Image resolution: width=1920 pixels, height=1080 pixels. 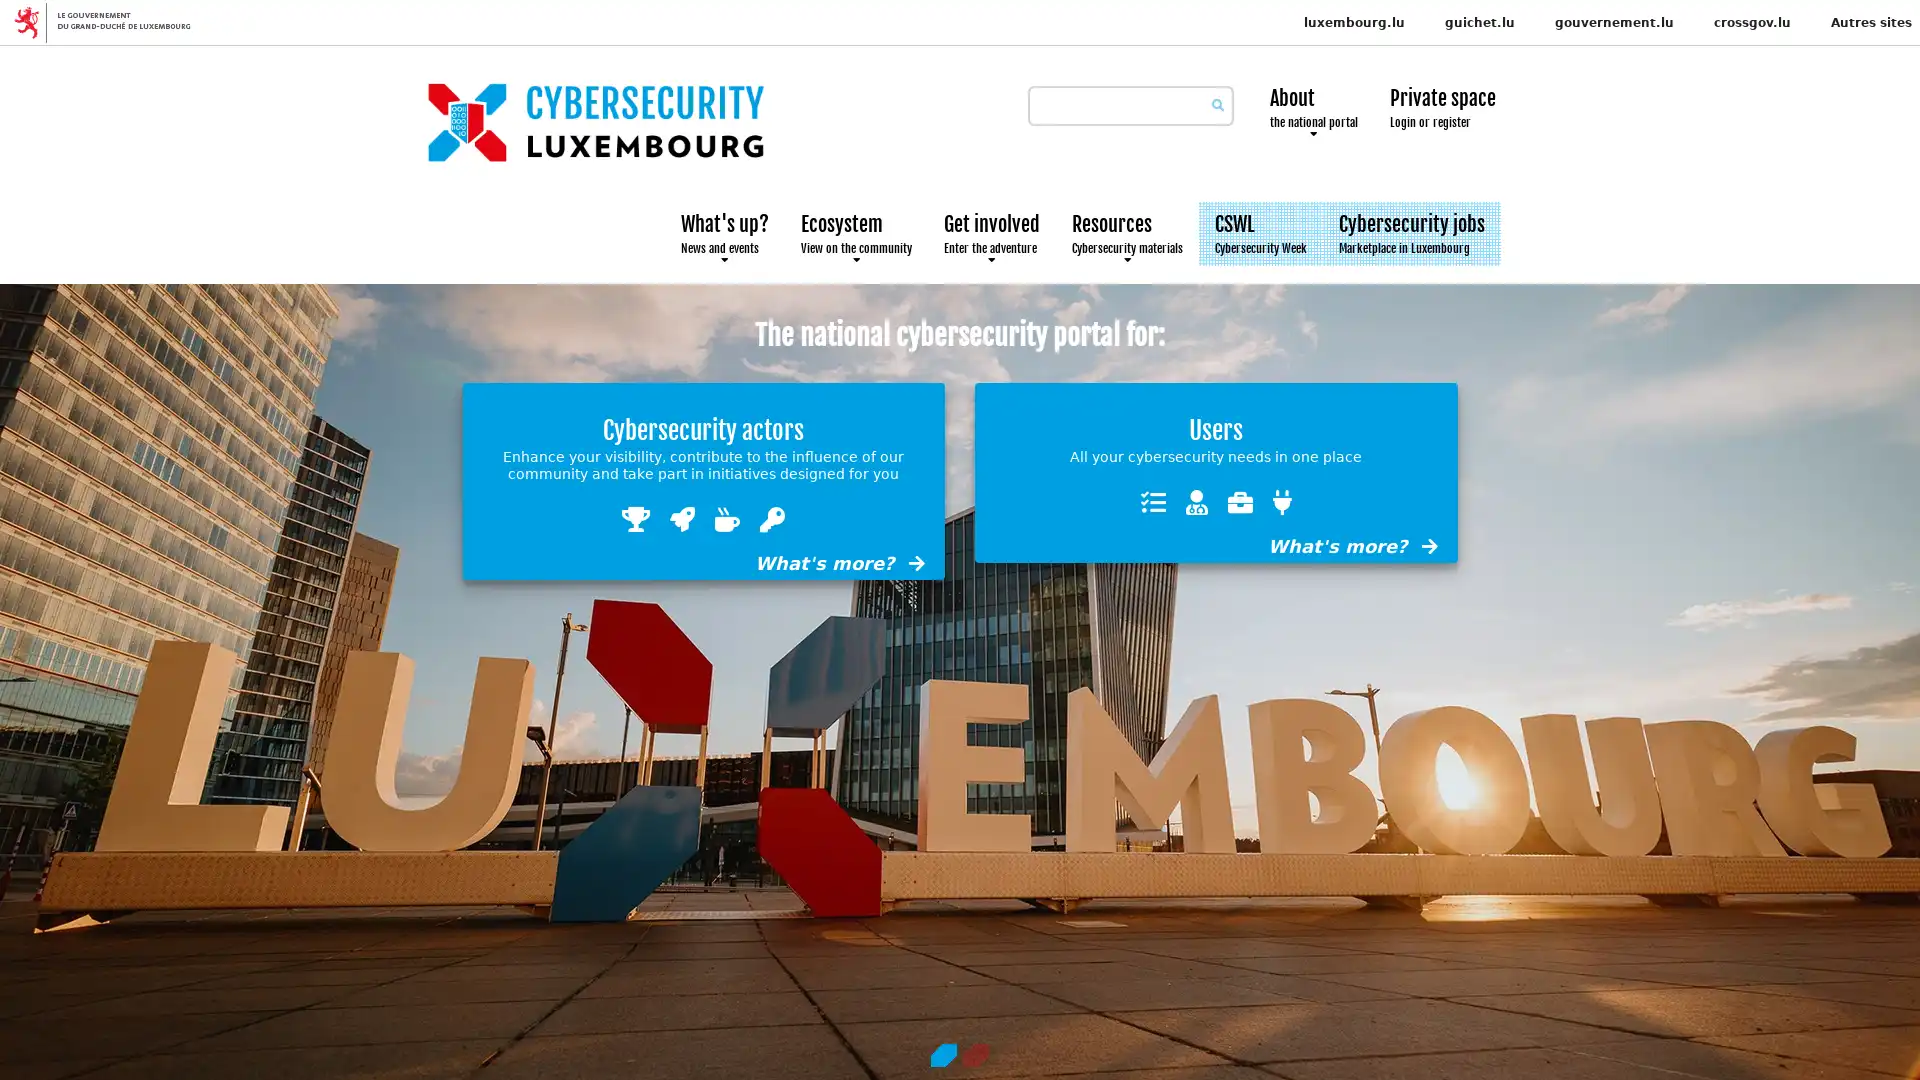 What do you see at coordinates (1410, 233) in the screenshot?
I see `Cybersecurity jobs Marketplace in Luxembourg` at bounding box center [1410, 233].